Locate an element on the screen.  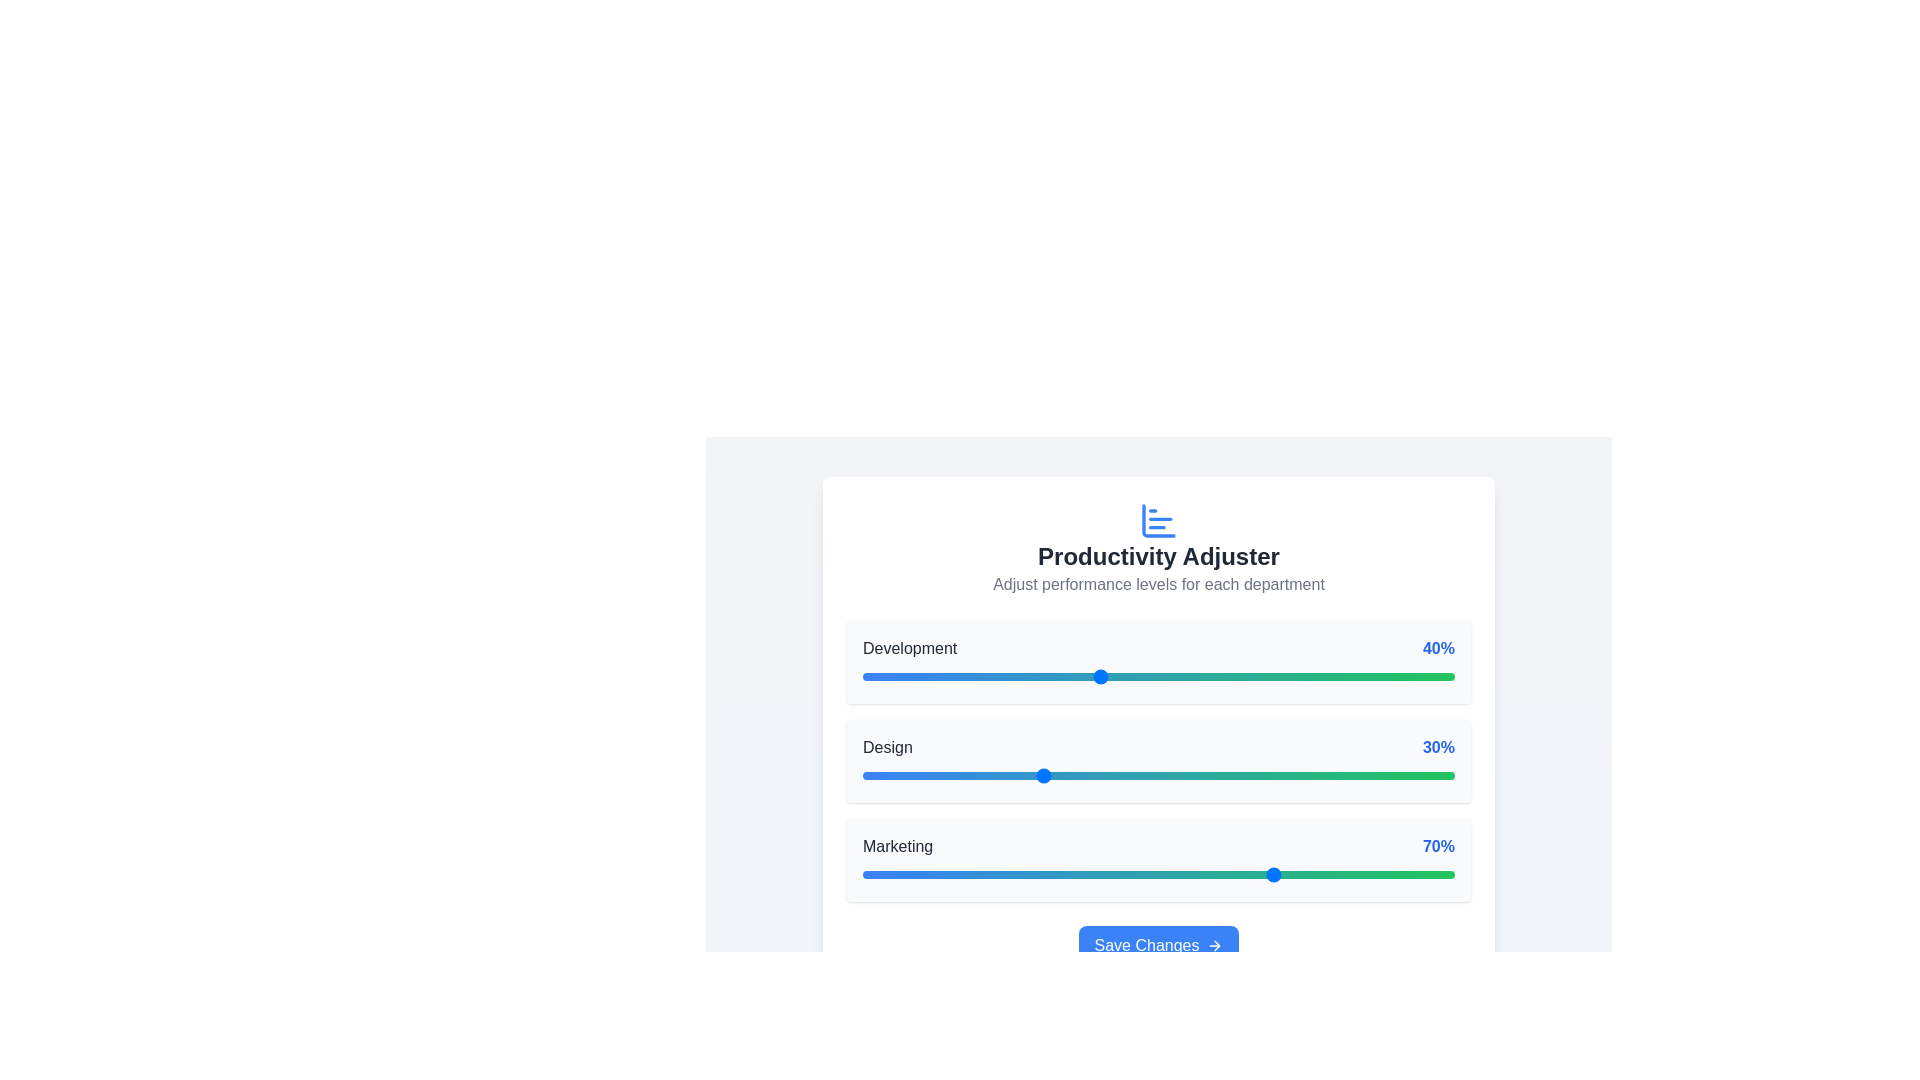
the 'Save Changes' button with a blue background and rounded corners, located centrally below the sliders for 'Development', 'Design', and 'Marketing' is located at coordinates (1158, 945).